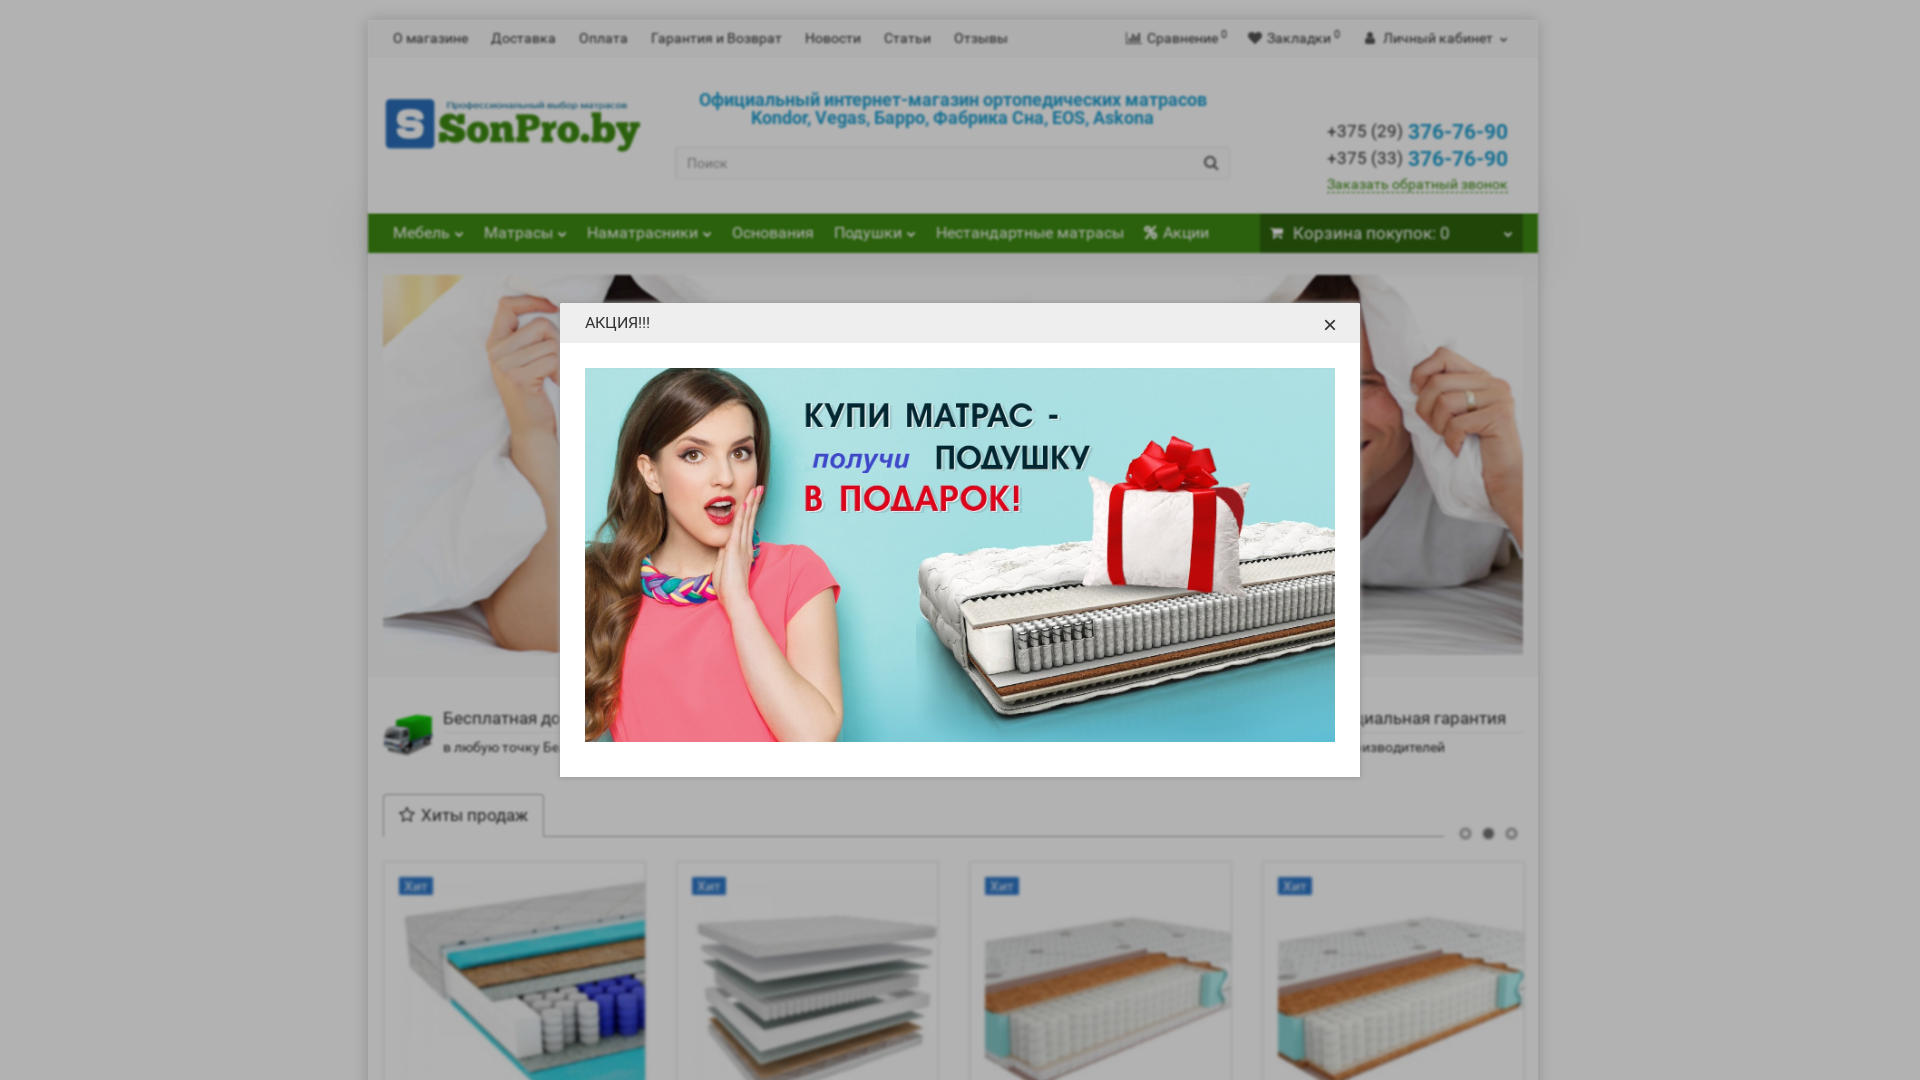  Describe the element at coordinates (382, 115) in the screenshot. I see `'SonPro.by'` at that location.